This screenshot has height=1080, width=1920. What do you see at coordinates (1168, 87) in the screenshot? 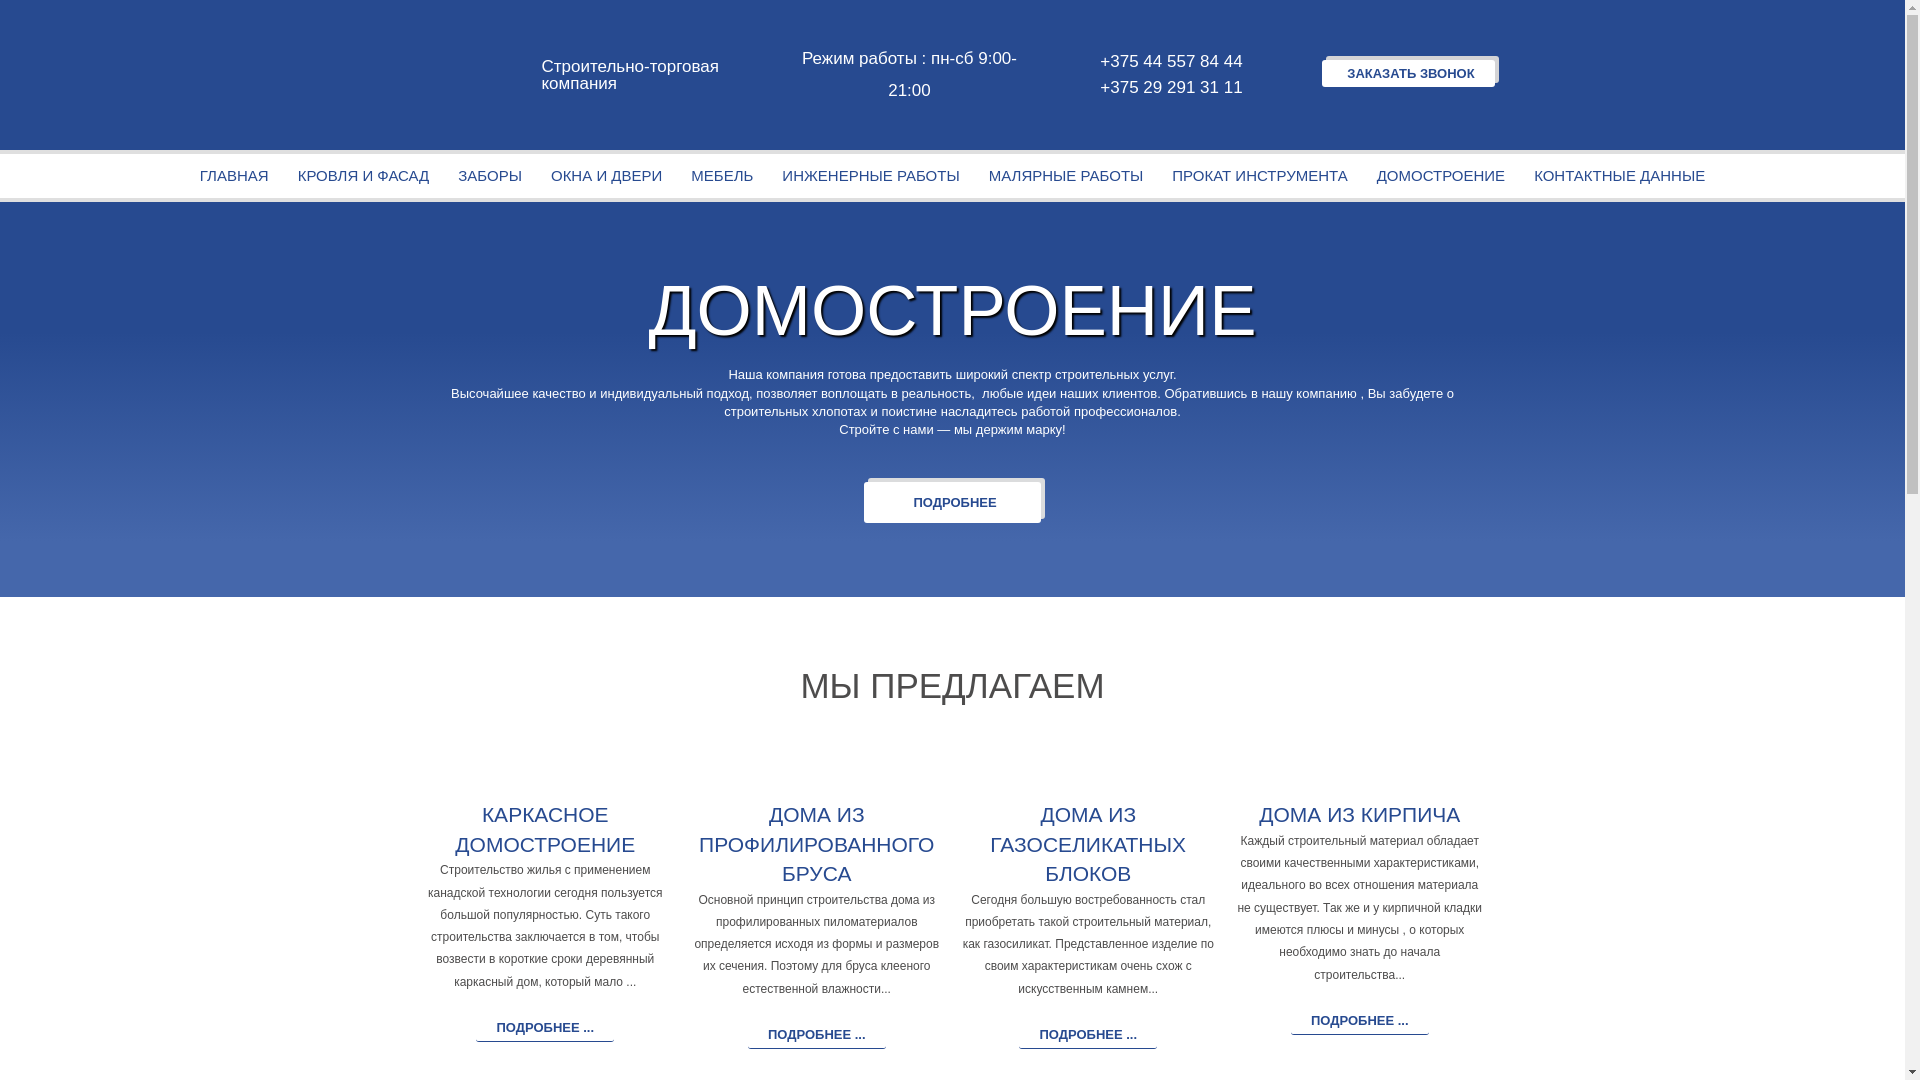
I see `'+375 29 291 31 11'` at bounding box center [1168, 87].